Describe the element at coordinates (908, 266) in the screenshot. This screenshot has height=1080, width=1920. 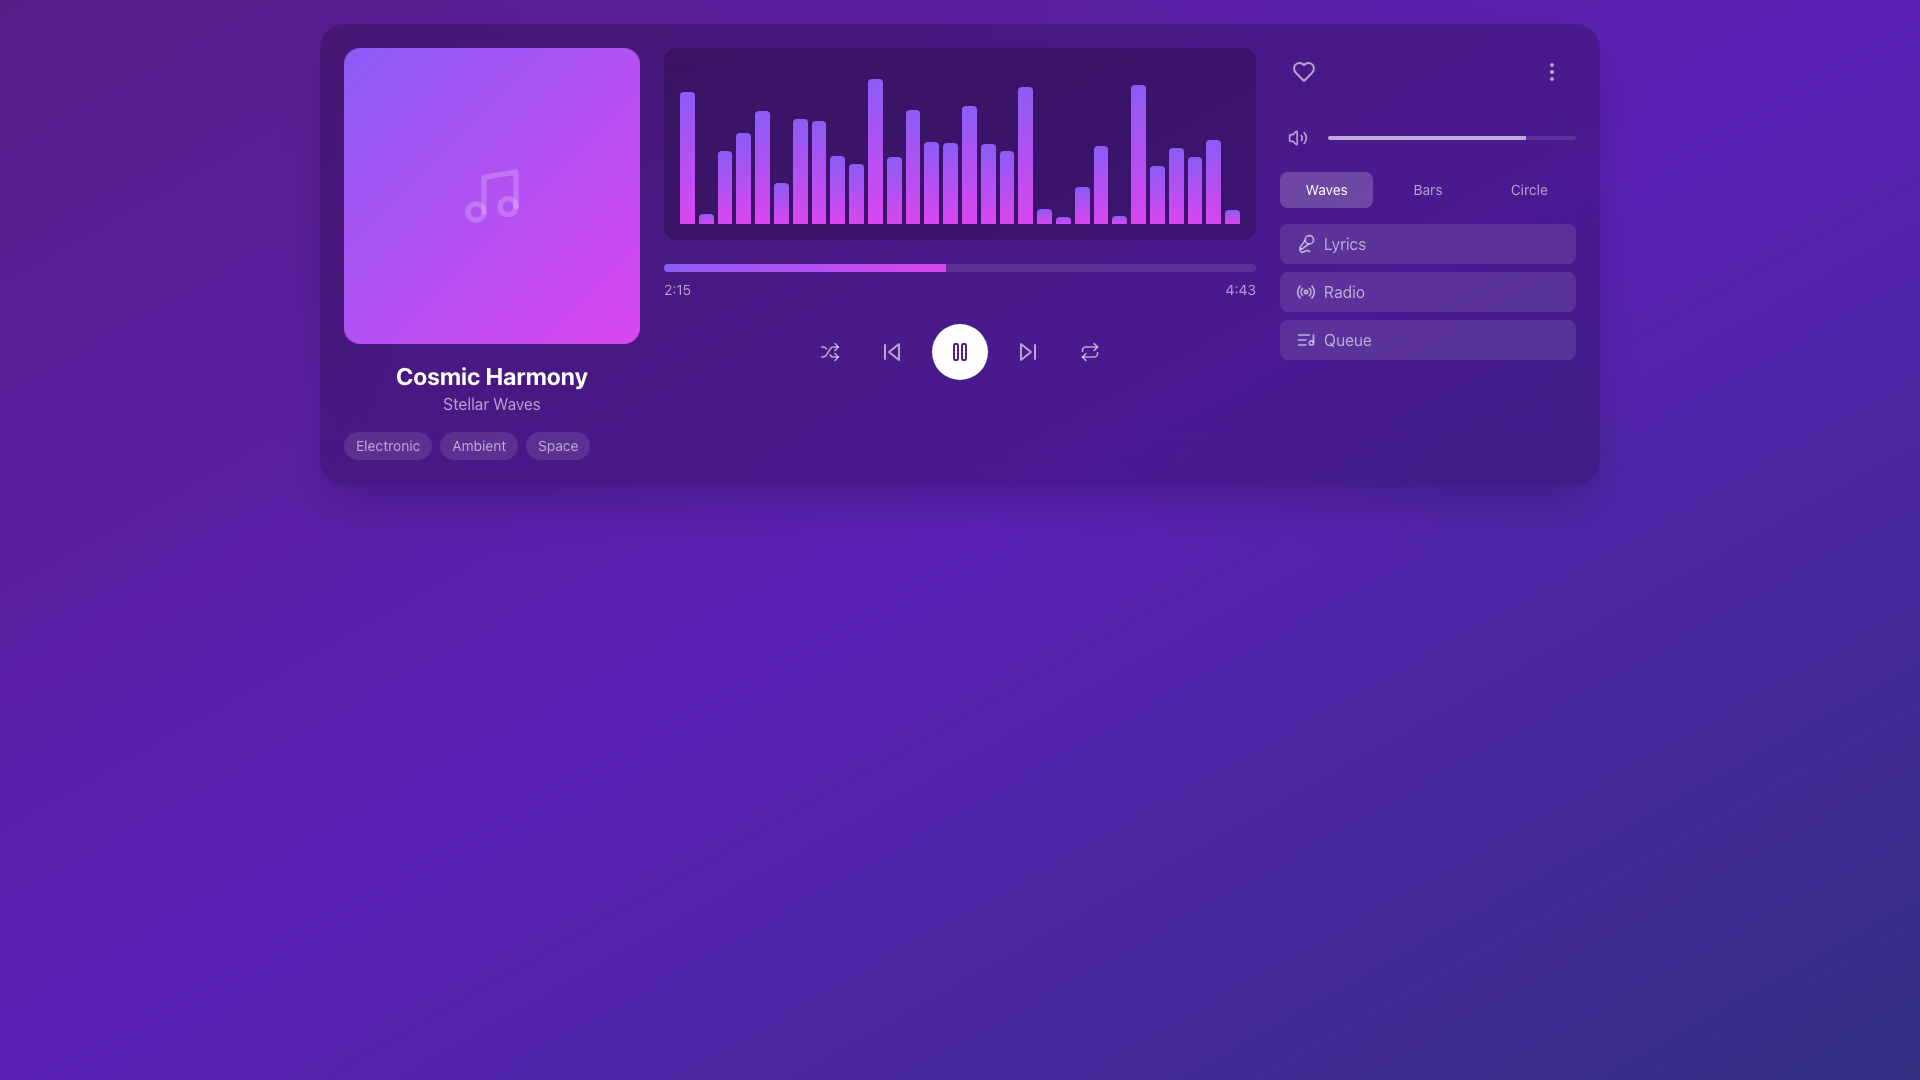
I see `the progress bar value` at that location.